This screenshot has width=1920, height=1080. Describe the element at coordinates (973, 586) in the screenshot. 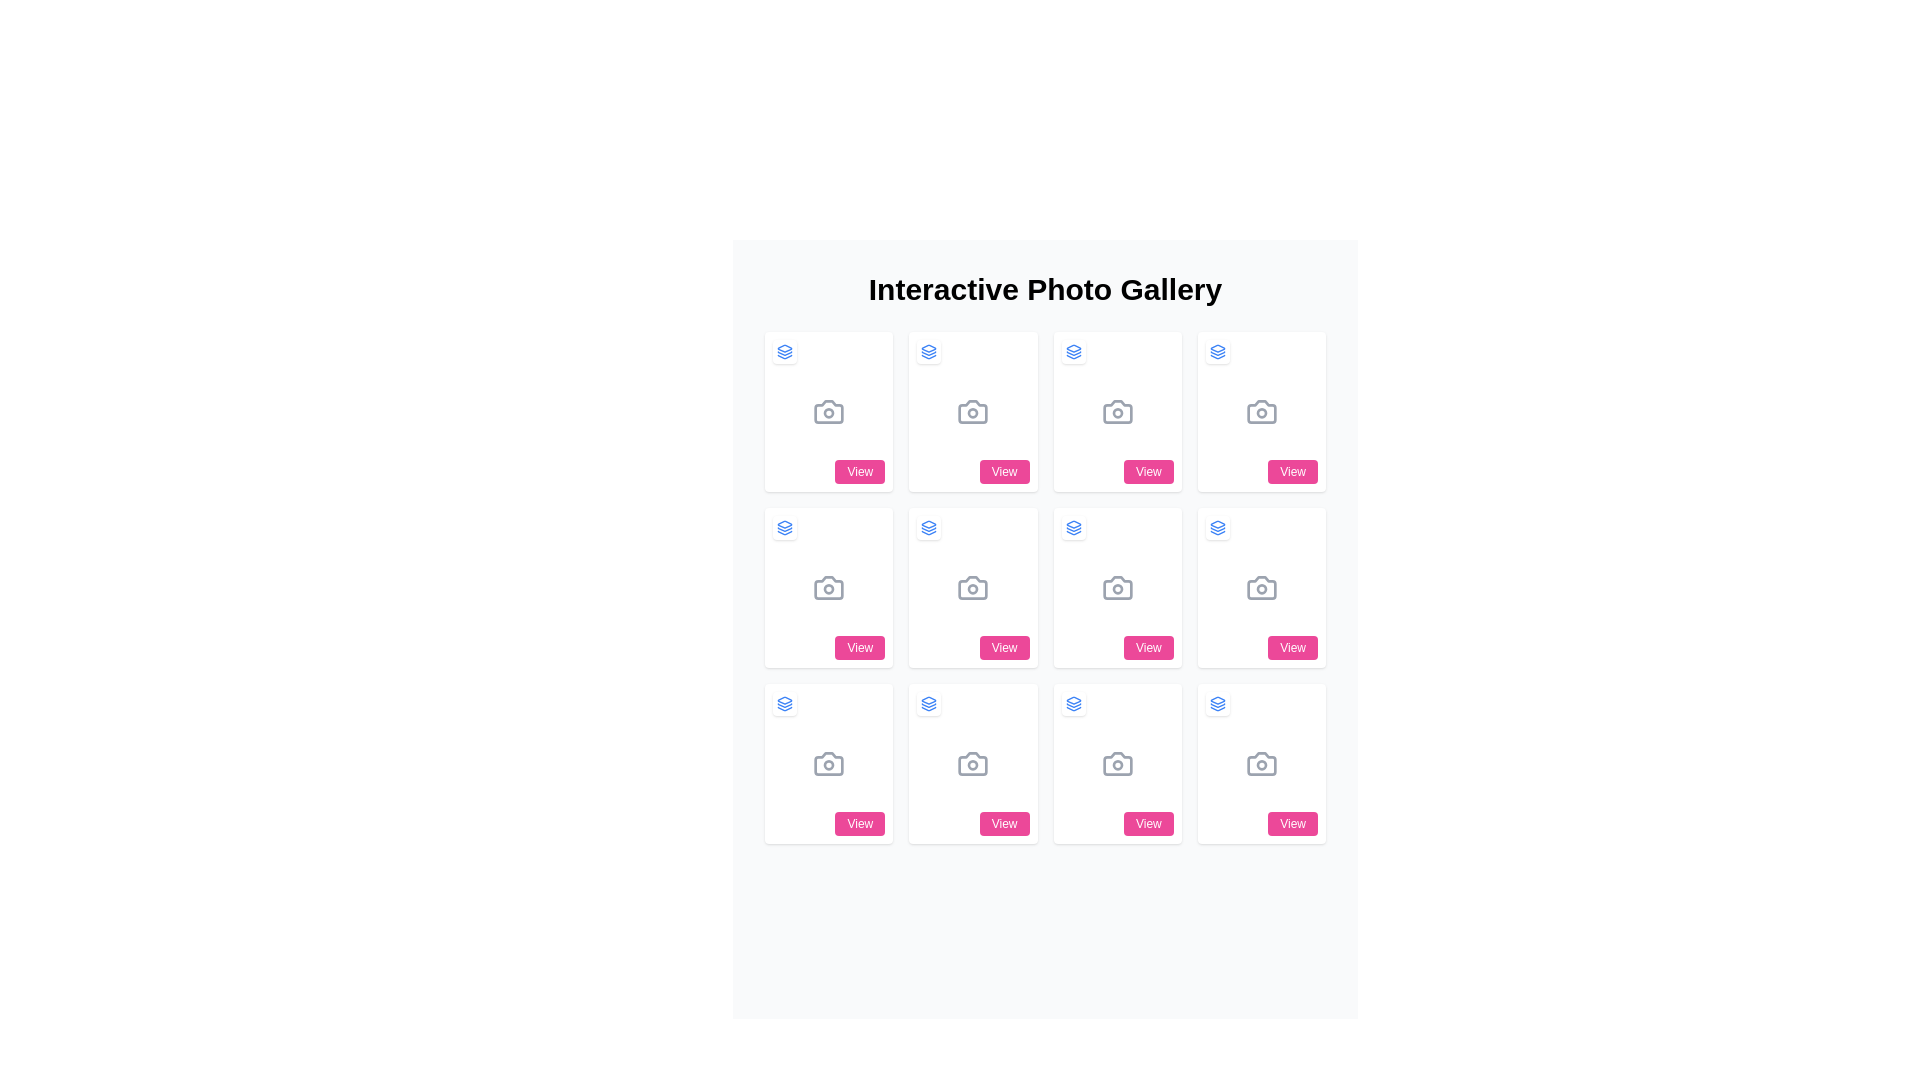

I see `the inner detail of the camera icon, which is represented as a gray outlined vector graphic within the SVG layout of the interactive photo gallery` at that location.